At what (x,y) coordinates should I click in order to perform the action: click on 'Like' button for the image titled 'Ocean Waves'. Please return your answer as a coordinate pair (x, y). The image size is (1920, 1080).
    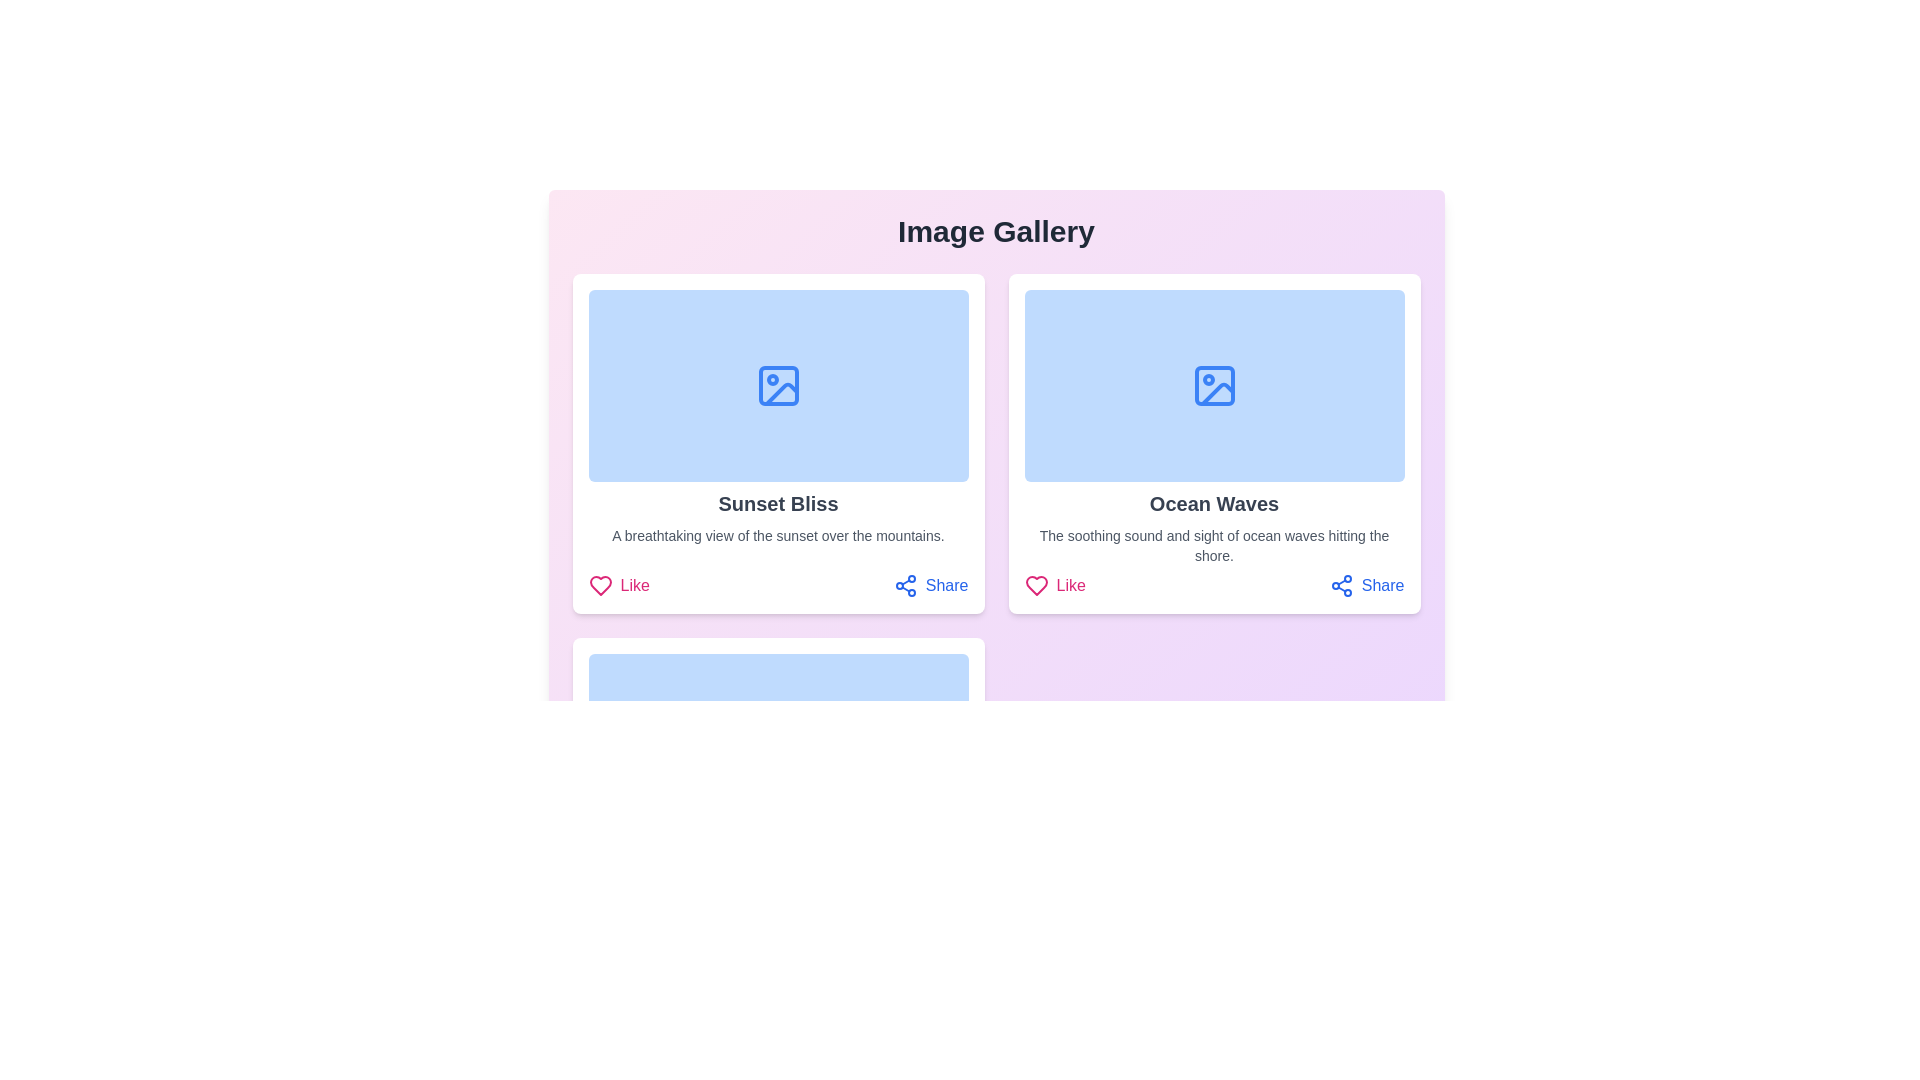
    Looking at the image, I should click on (1054, 585).